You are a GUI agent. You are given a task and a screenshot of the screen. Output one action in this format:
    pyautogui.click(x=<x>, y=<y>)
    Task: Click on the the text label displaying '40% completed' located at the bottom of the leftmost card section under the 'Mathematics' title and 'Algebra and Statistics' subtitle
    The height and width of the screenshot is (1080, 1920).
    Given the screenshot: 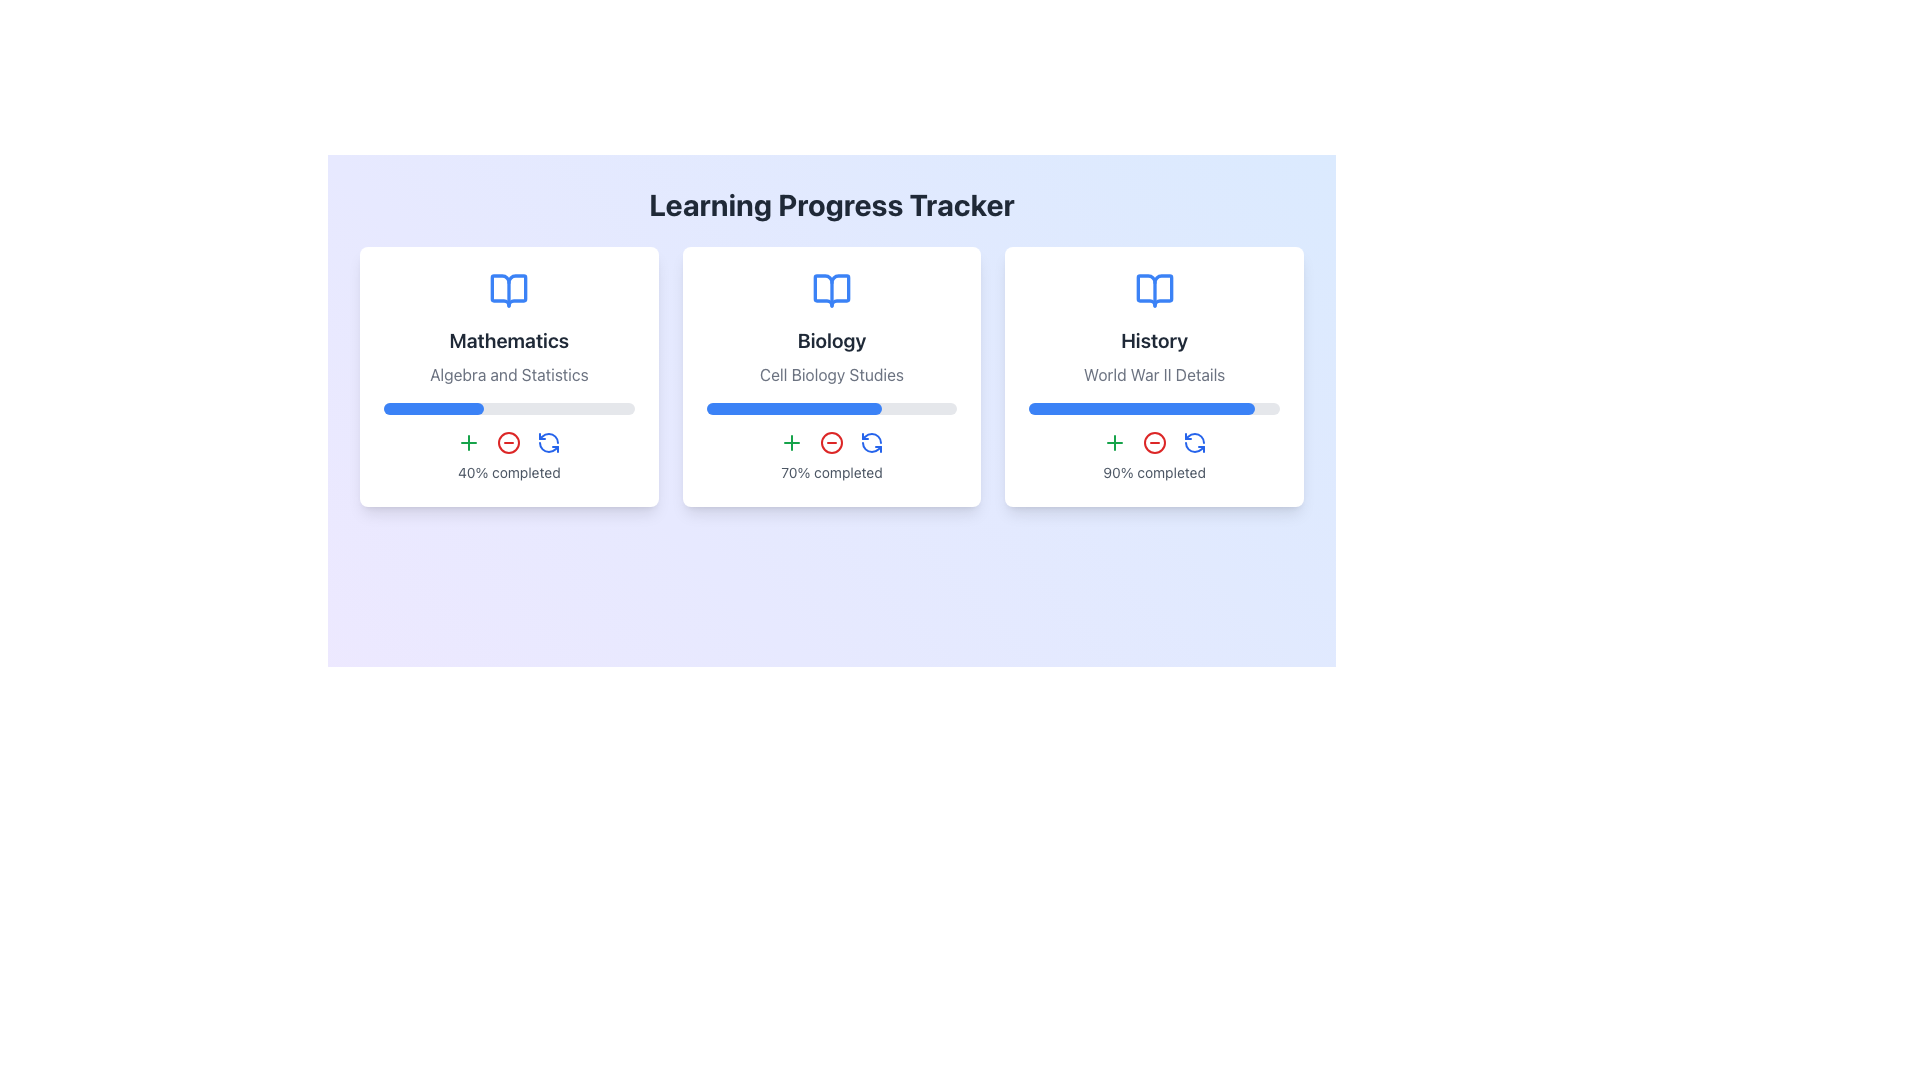 What is the action you would take?
    pyautogui.click(x=509, y=473)
    